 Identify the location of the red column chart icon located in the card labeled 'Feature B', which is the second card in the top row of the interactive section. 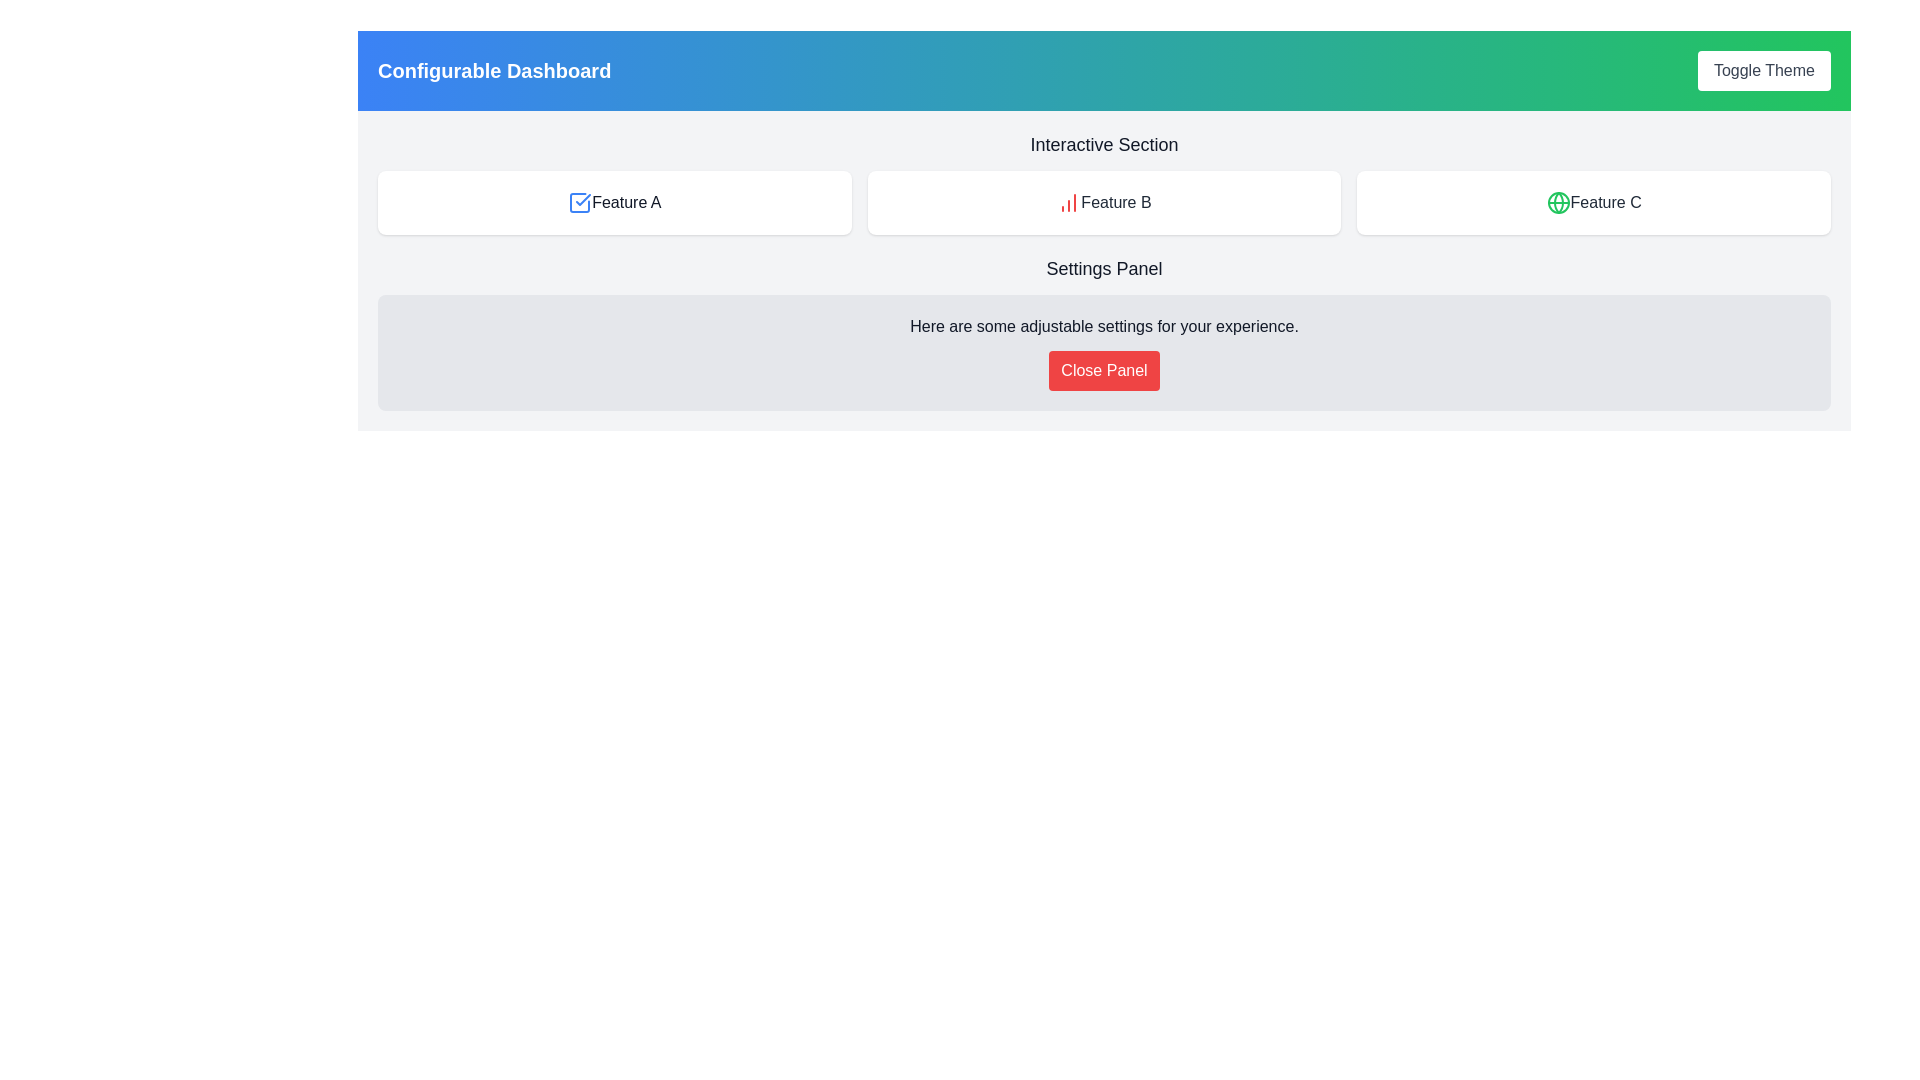
(1068, 203).